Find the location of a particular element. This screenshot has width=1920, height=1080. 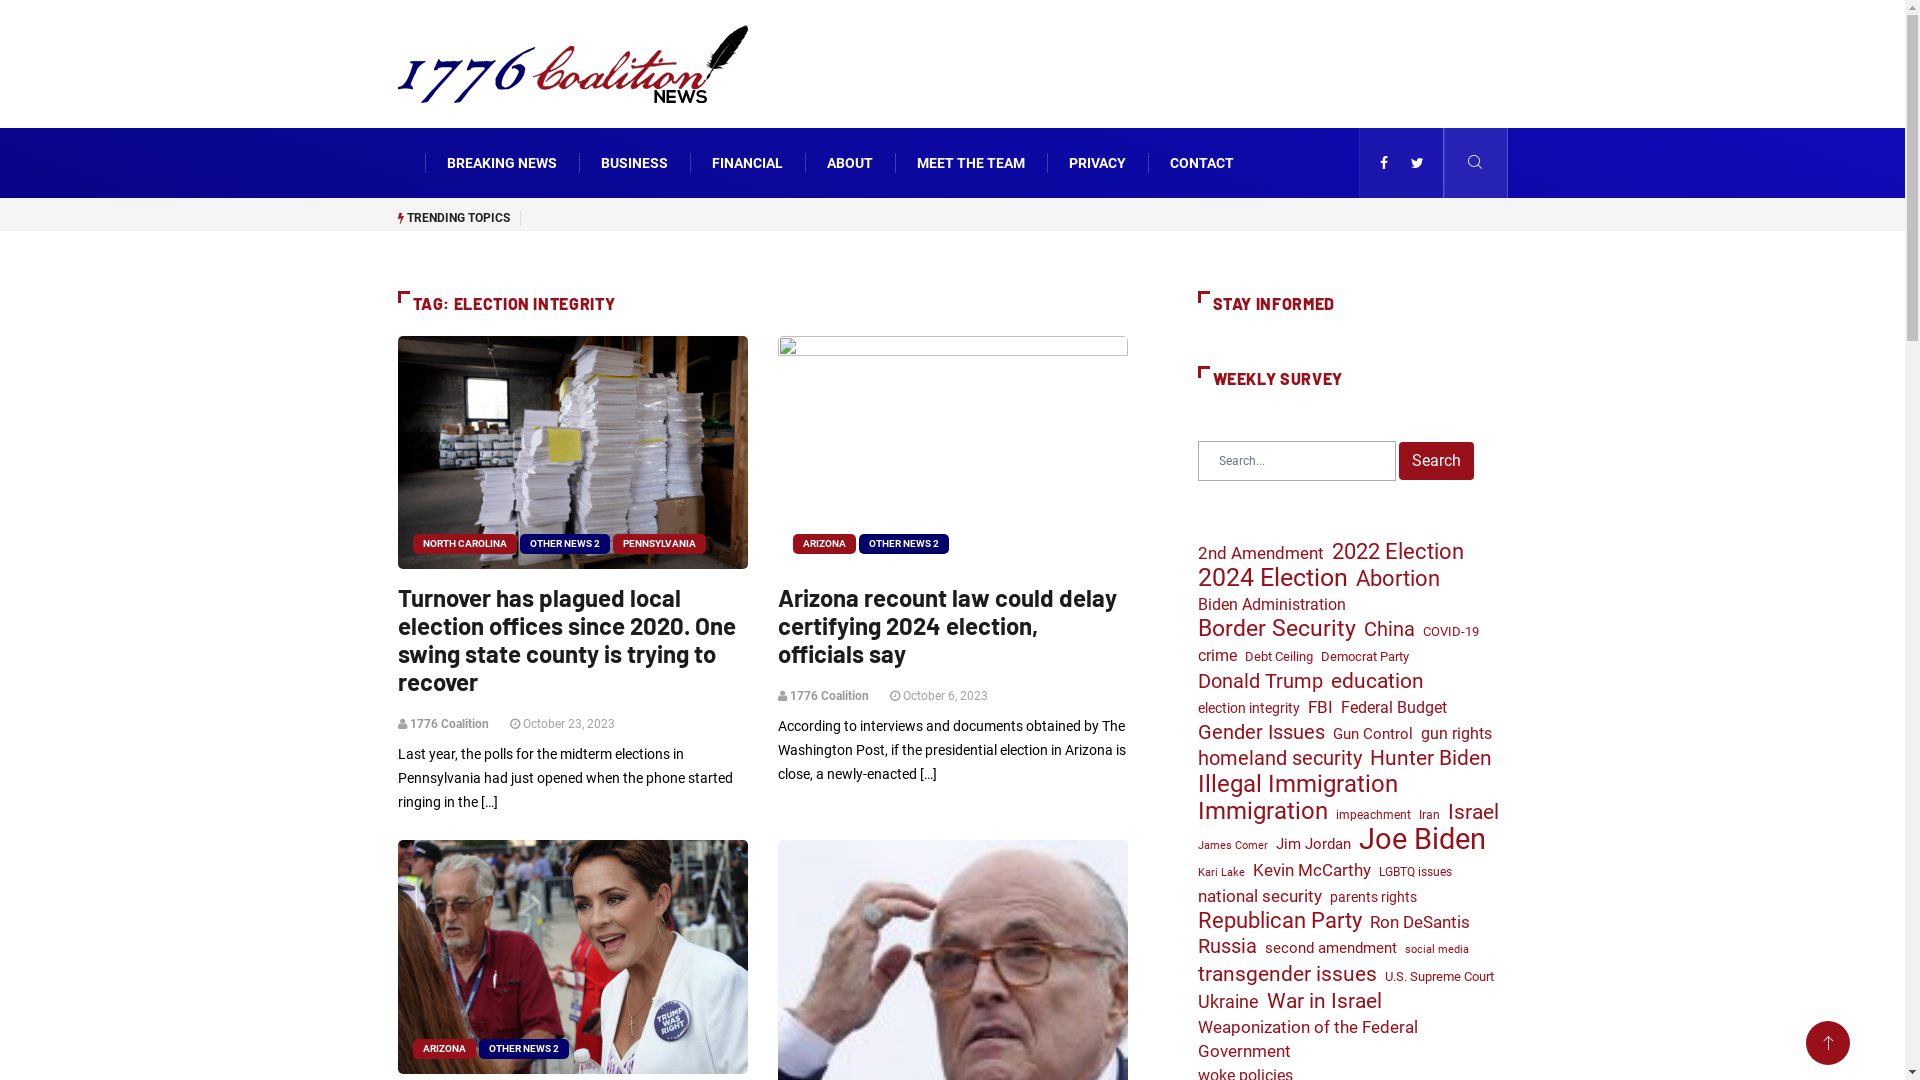

'Federal Budget' is located at coordinates (1339, 707).